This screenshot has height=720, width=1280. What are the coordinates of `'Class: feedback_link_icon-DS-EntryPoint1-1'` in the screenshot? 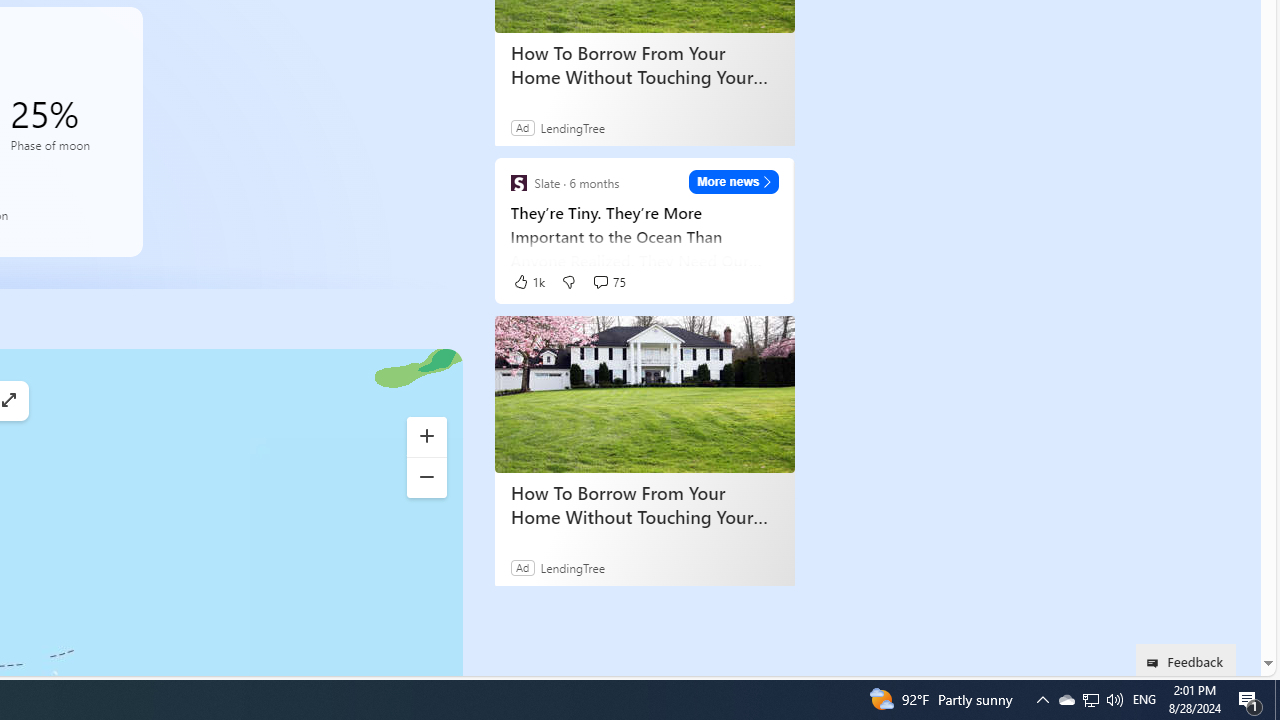 It's located at (1156, 663).